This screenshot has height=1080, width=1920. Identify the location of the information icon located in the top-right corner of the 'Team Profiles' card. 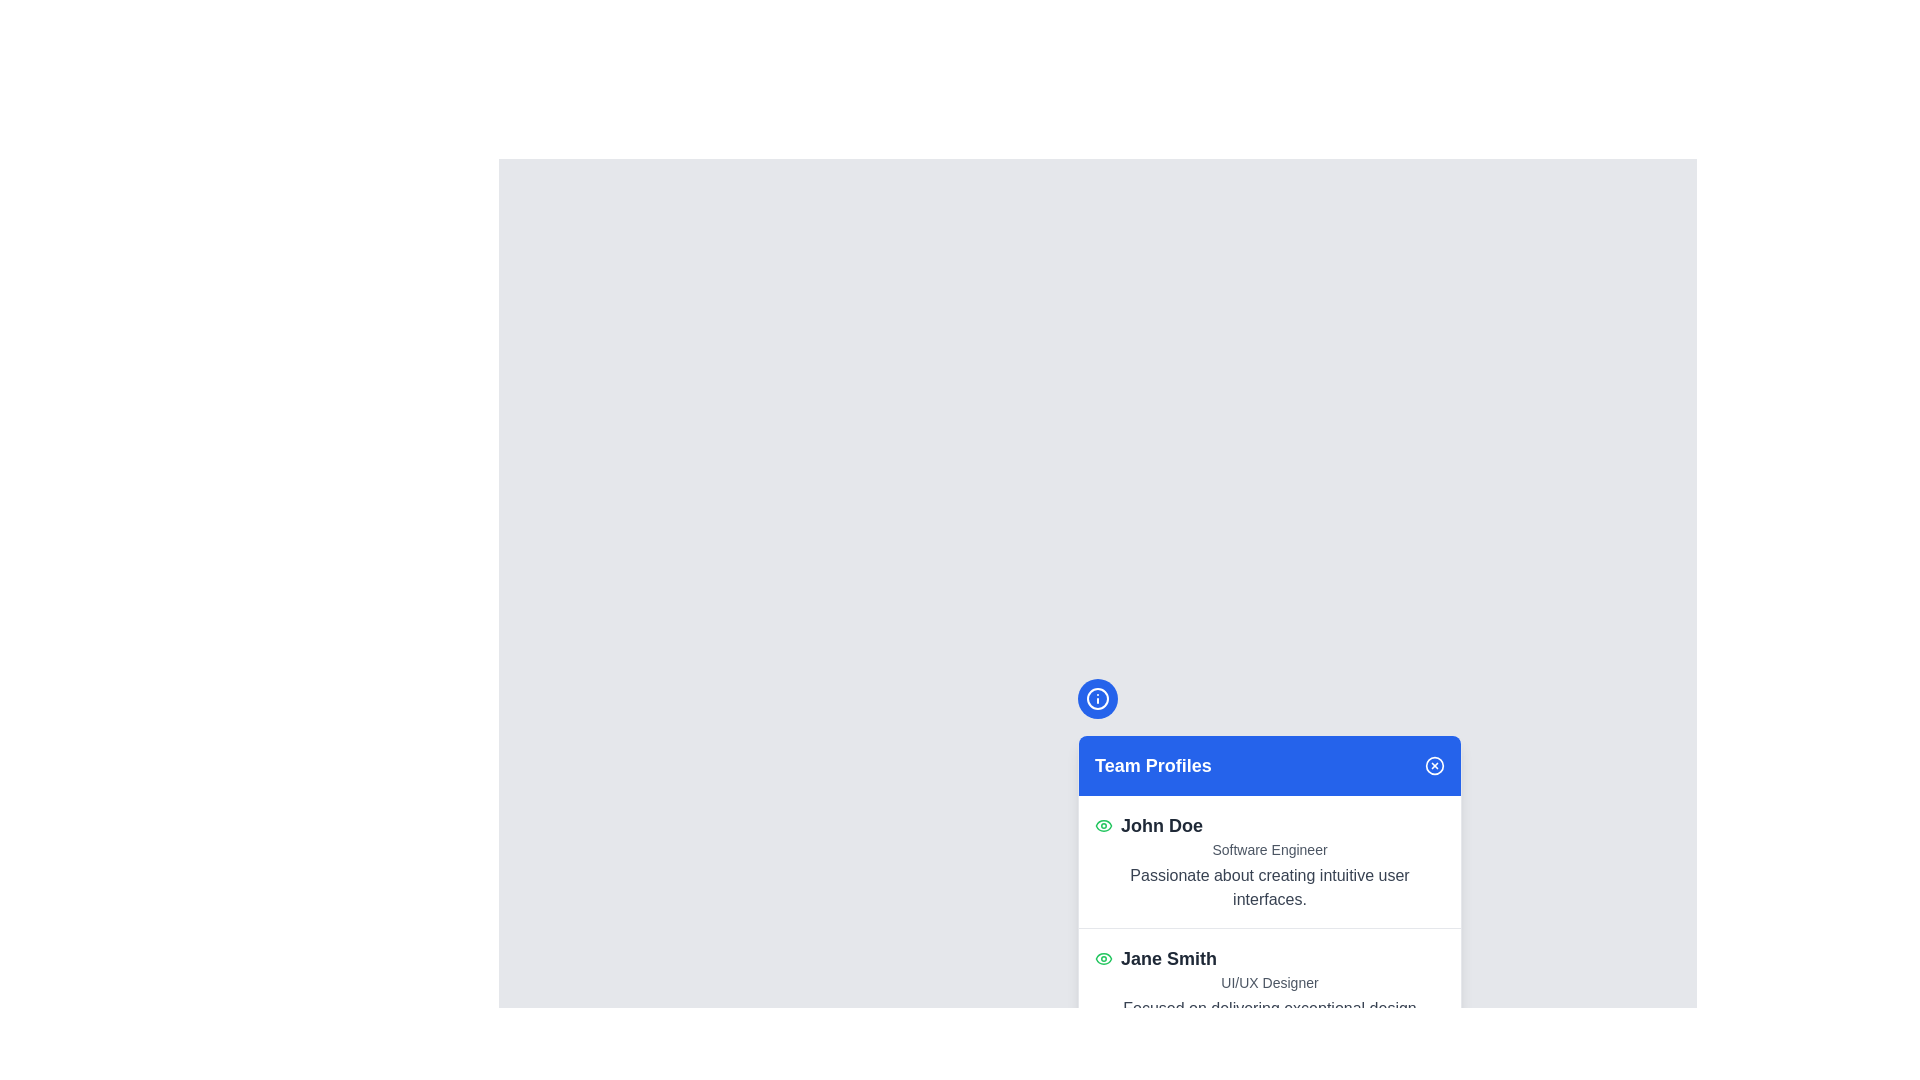
(1097, 697).